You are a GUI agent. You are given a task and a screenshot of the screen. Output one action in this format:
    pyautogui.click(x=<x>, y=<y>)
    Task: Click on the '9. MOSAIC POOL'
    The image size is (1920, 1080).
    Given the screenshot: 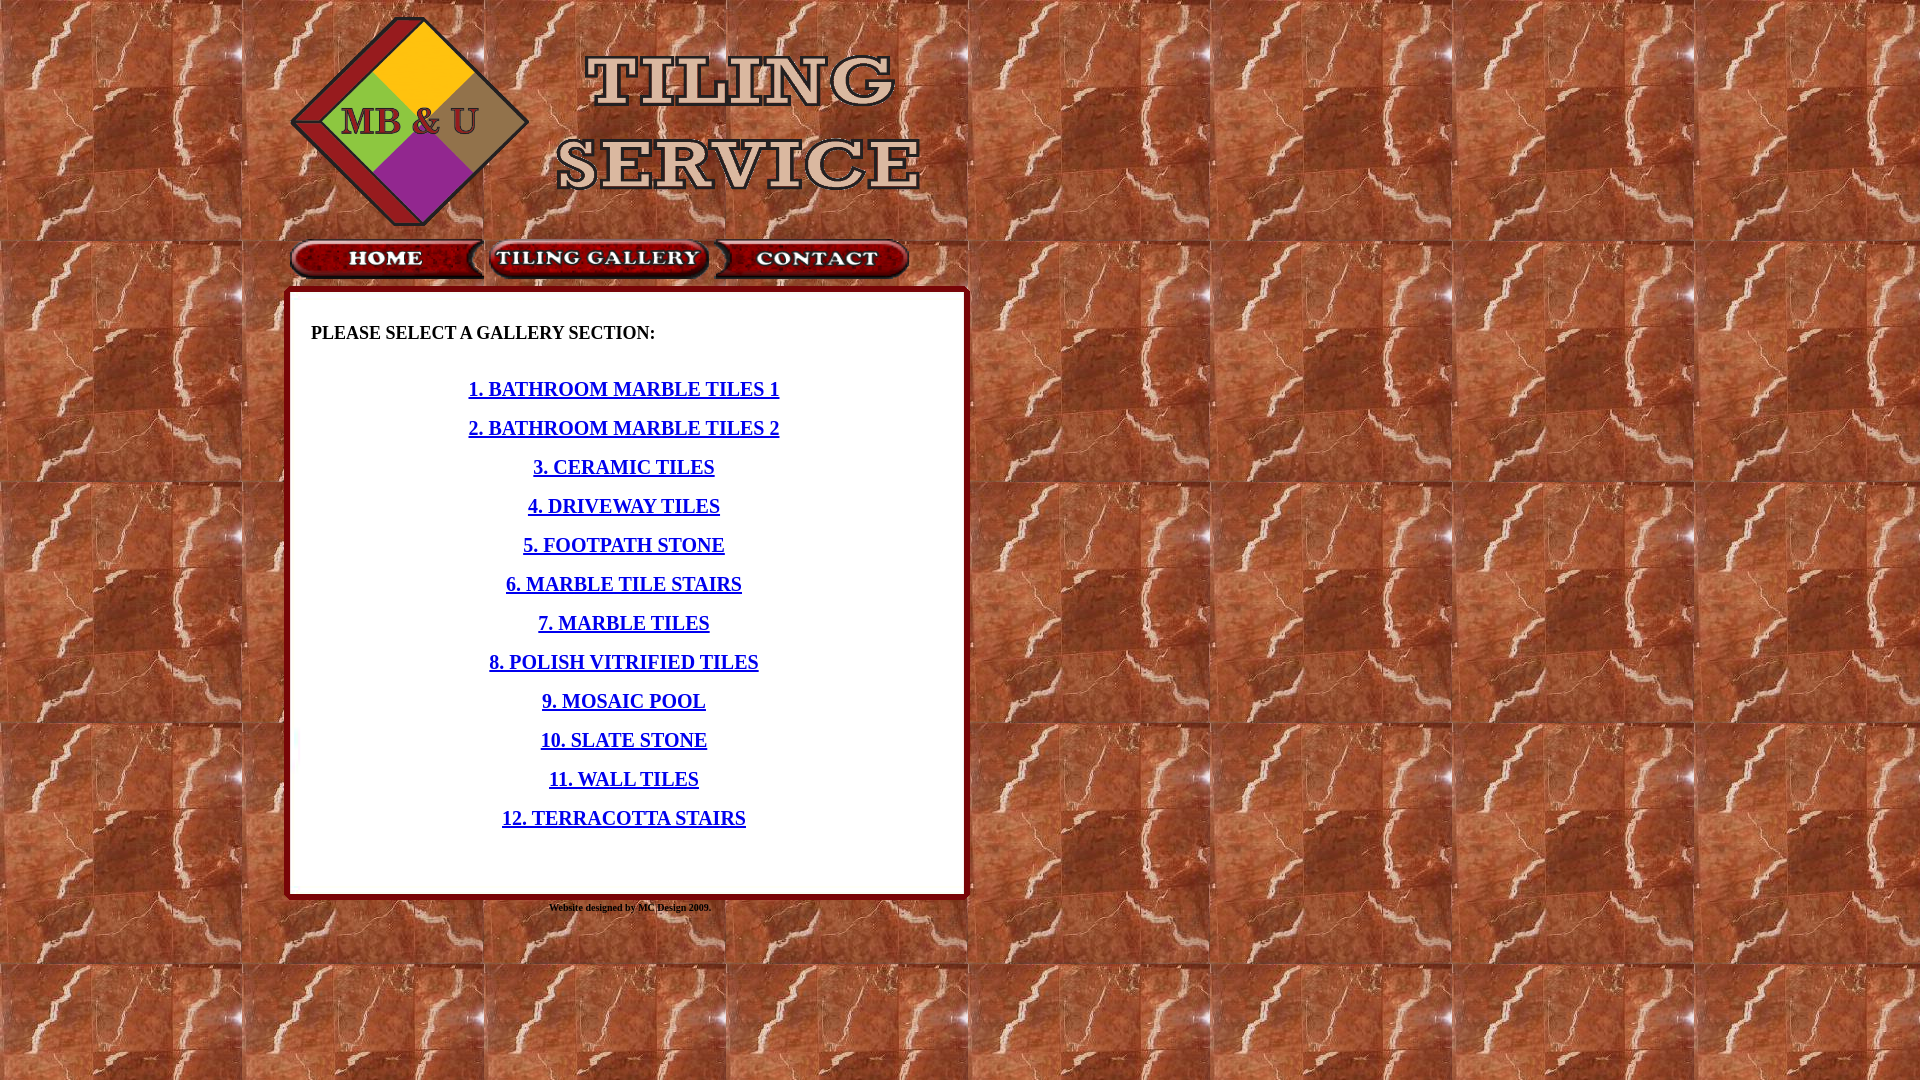 What is the action you would take?
    pyautogui.click(x=542, y=700)
    